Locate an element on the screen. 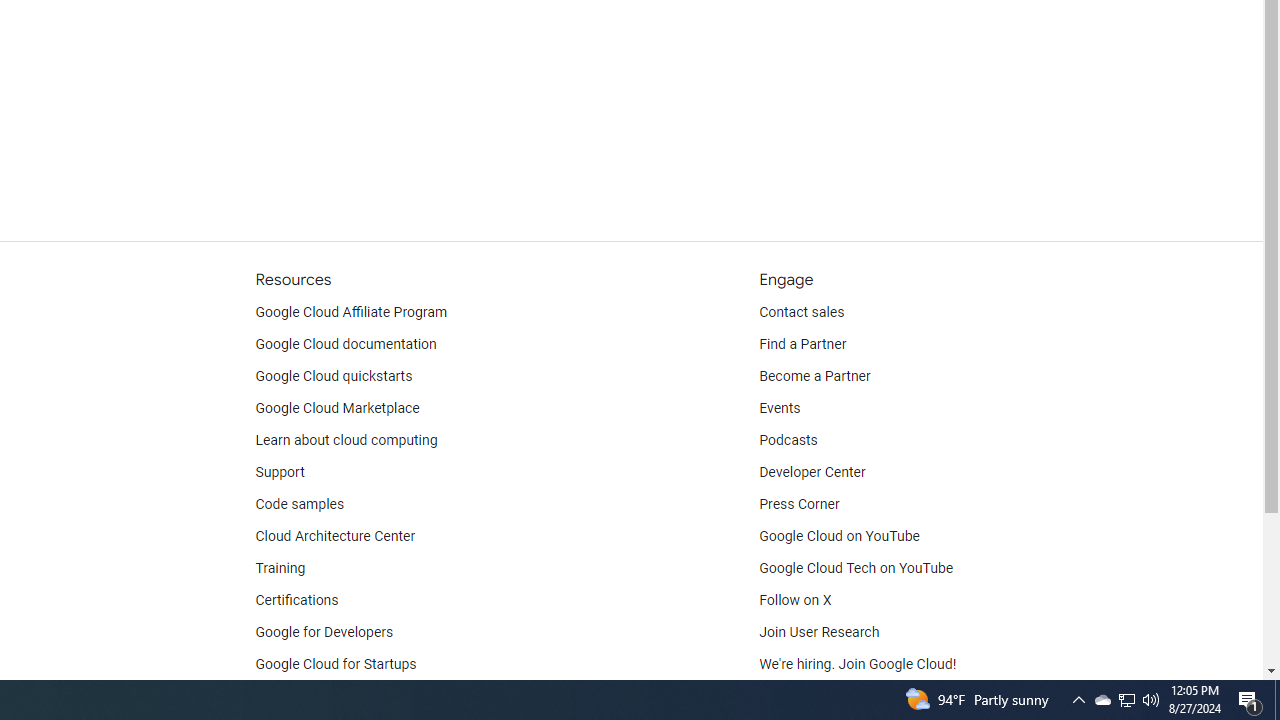  'Training' is located at coordinates (279, 568).